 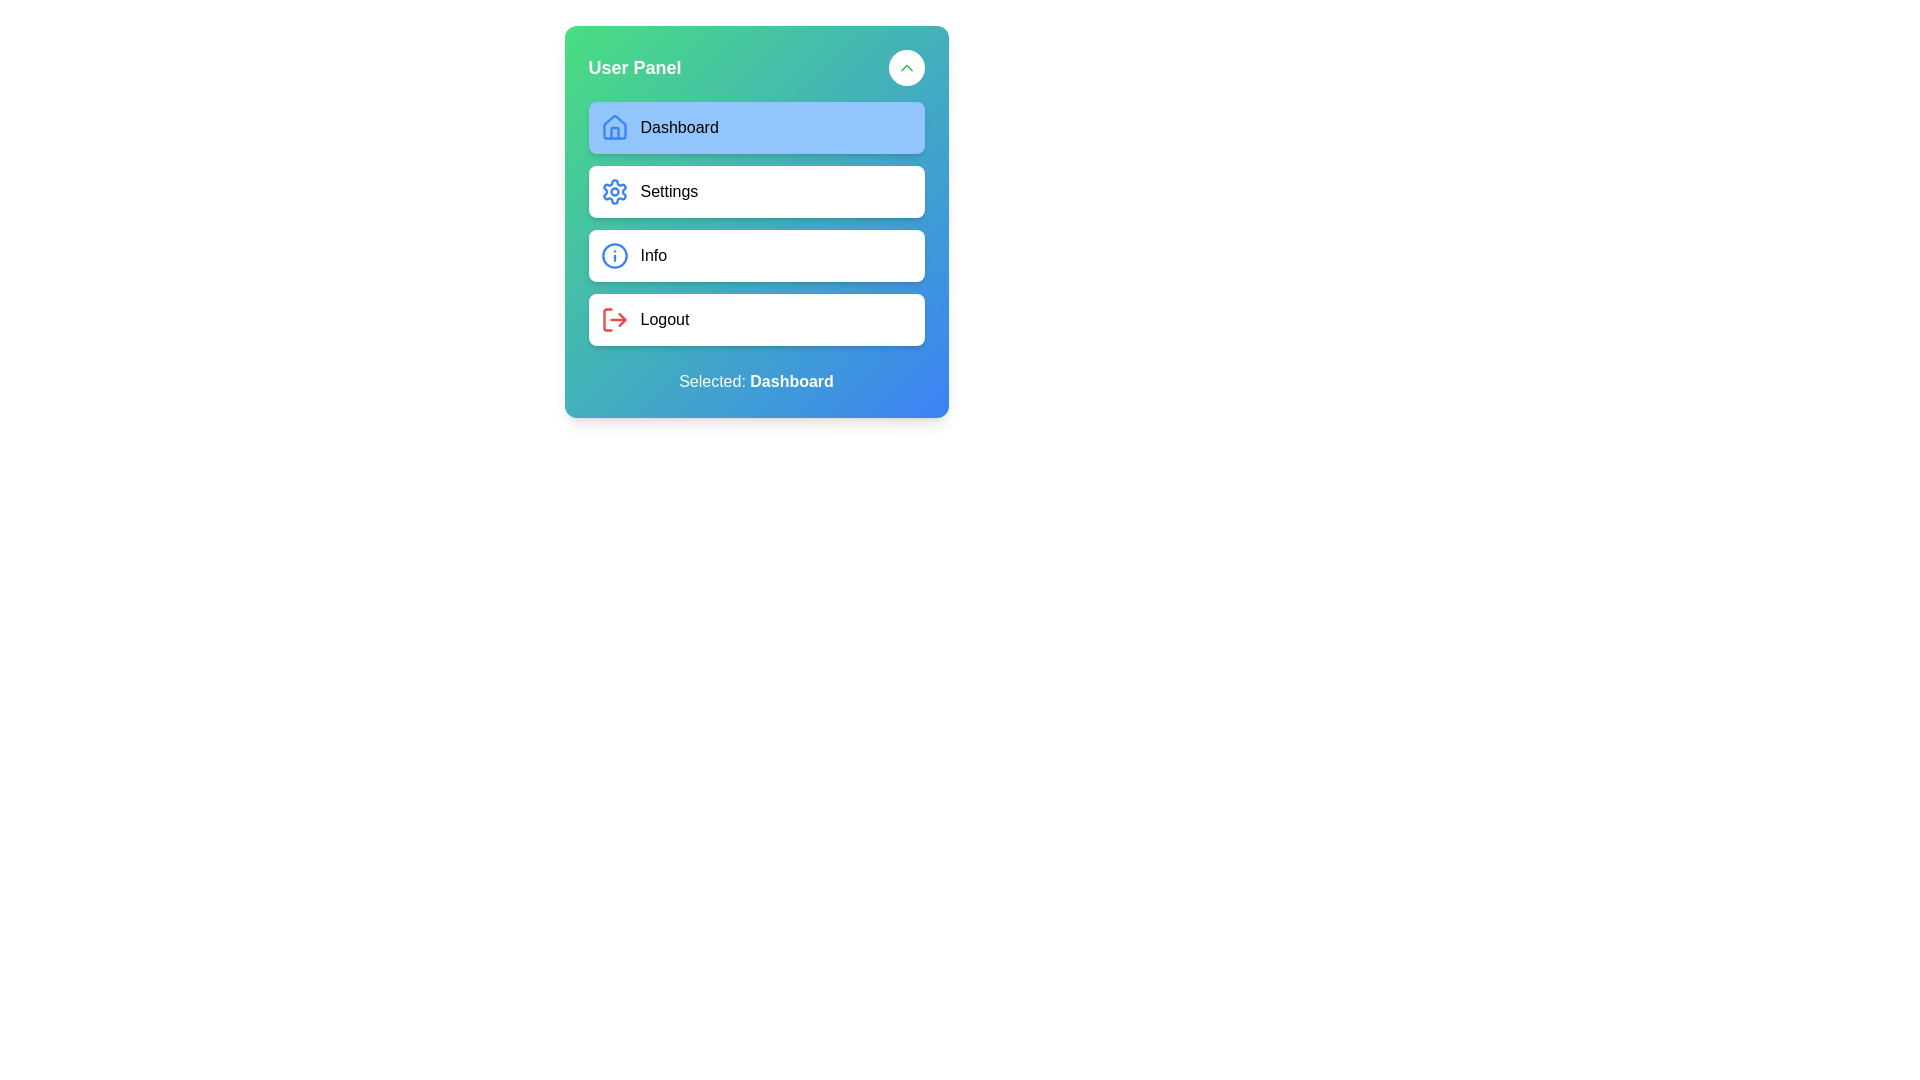 I want to click on the 'Logout' button, which is a rectangular button with rounded corners, a white background, a shadow effect, and contains a red logout icon on the left with the text 'Logout' aligned to the right, so click(x=755, y=319).